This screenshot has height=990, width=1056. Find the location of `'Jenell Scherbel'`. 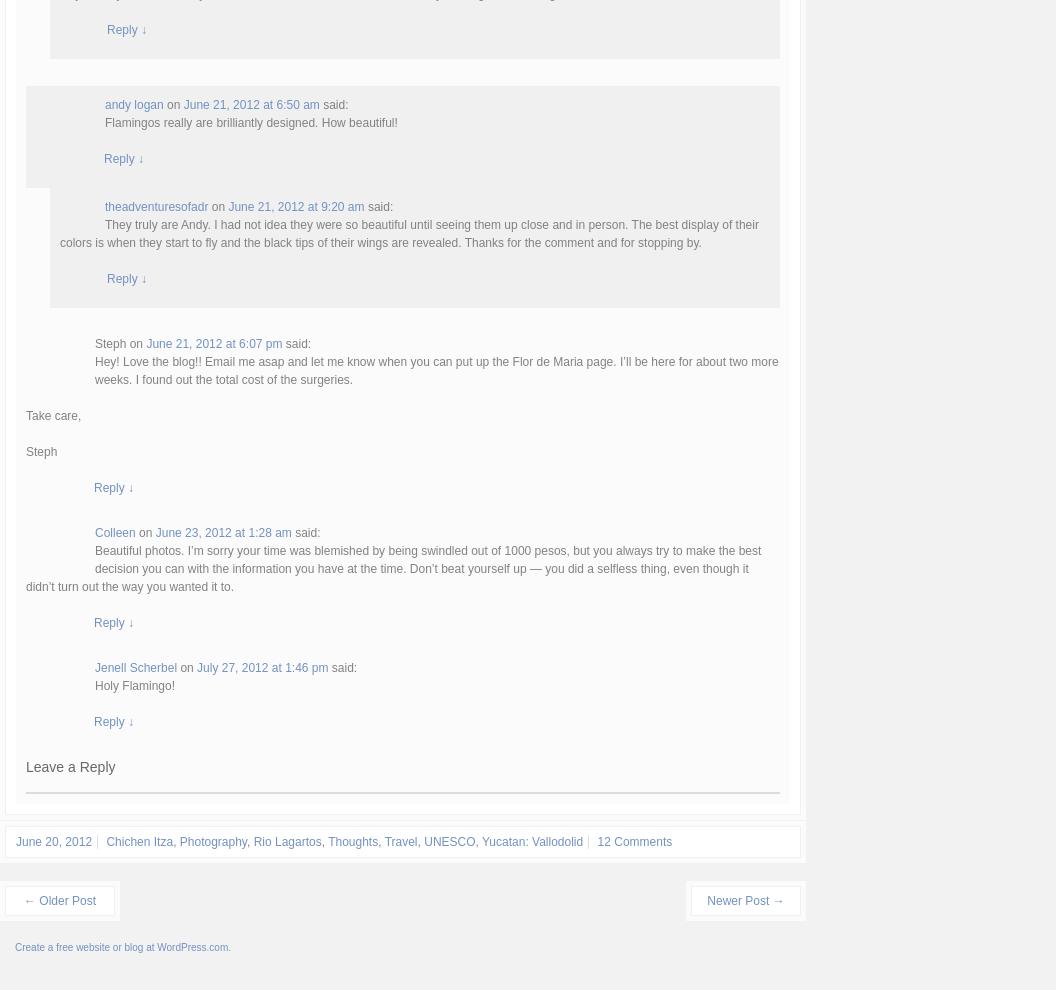

'Jenell Scherbel' is located at coordinates (136, 666).